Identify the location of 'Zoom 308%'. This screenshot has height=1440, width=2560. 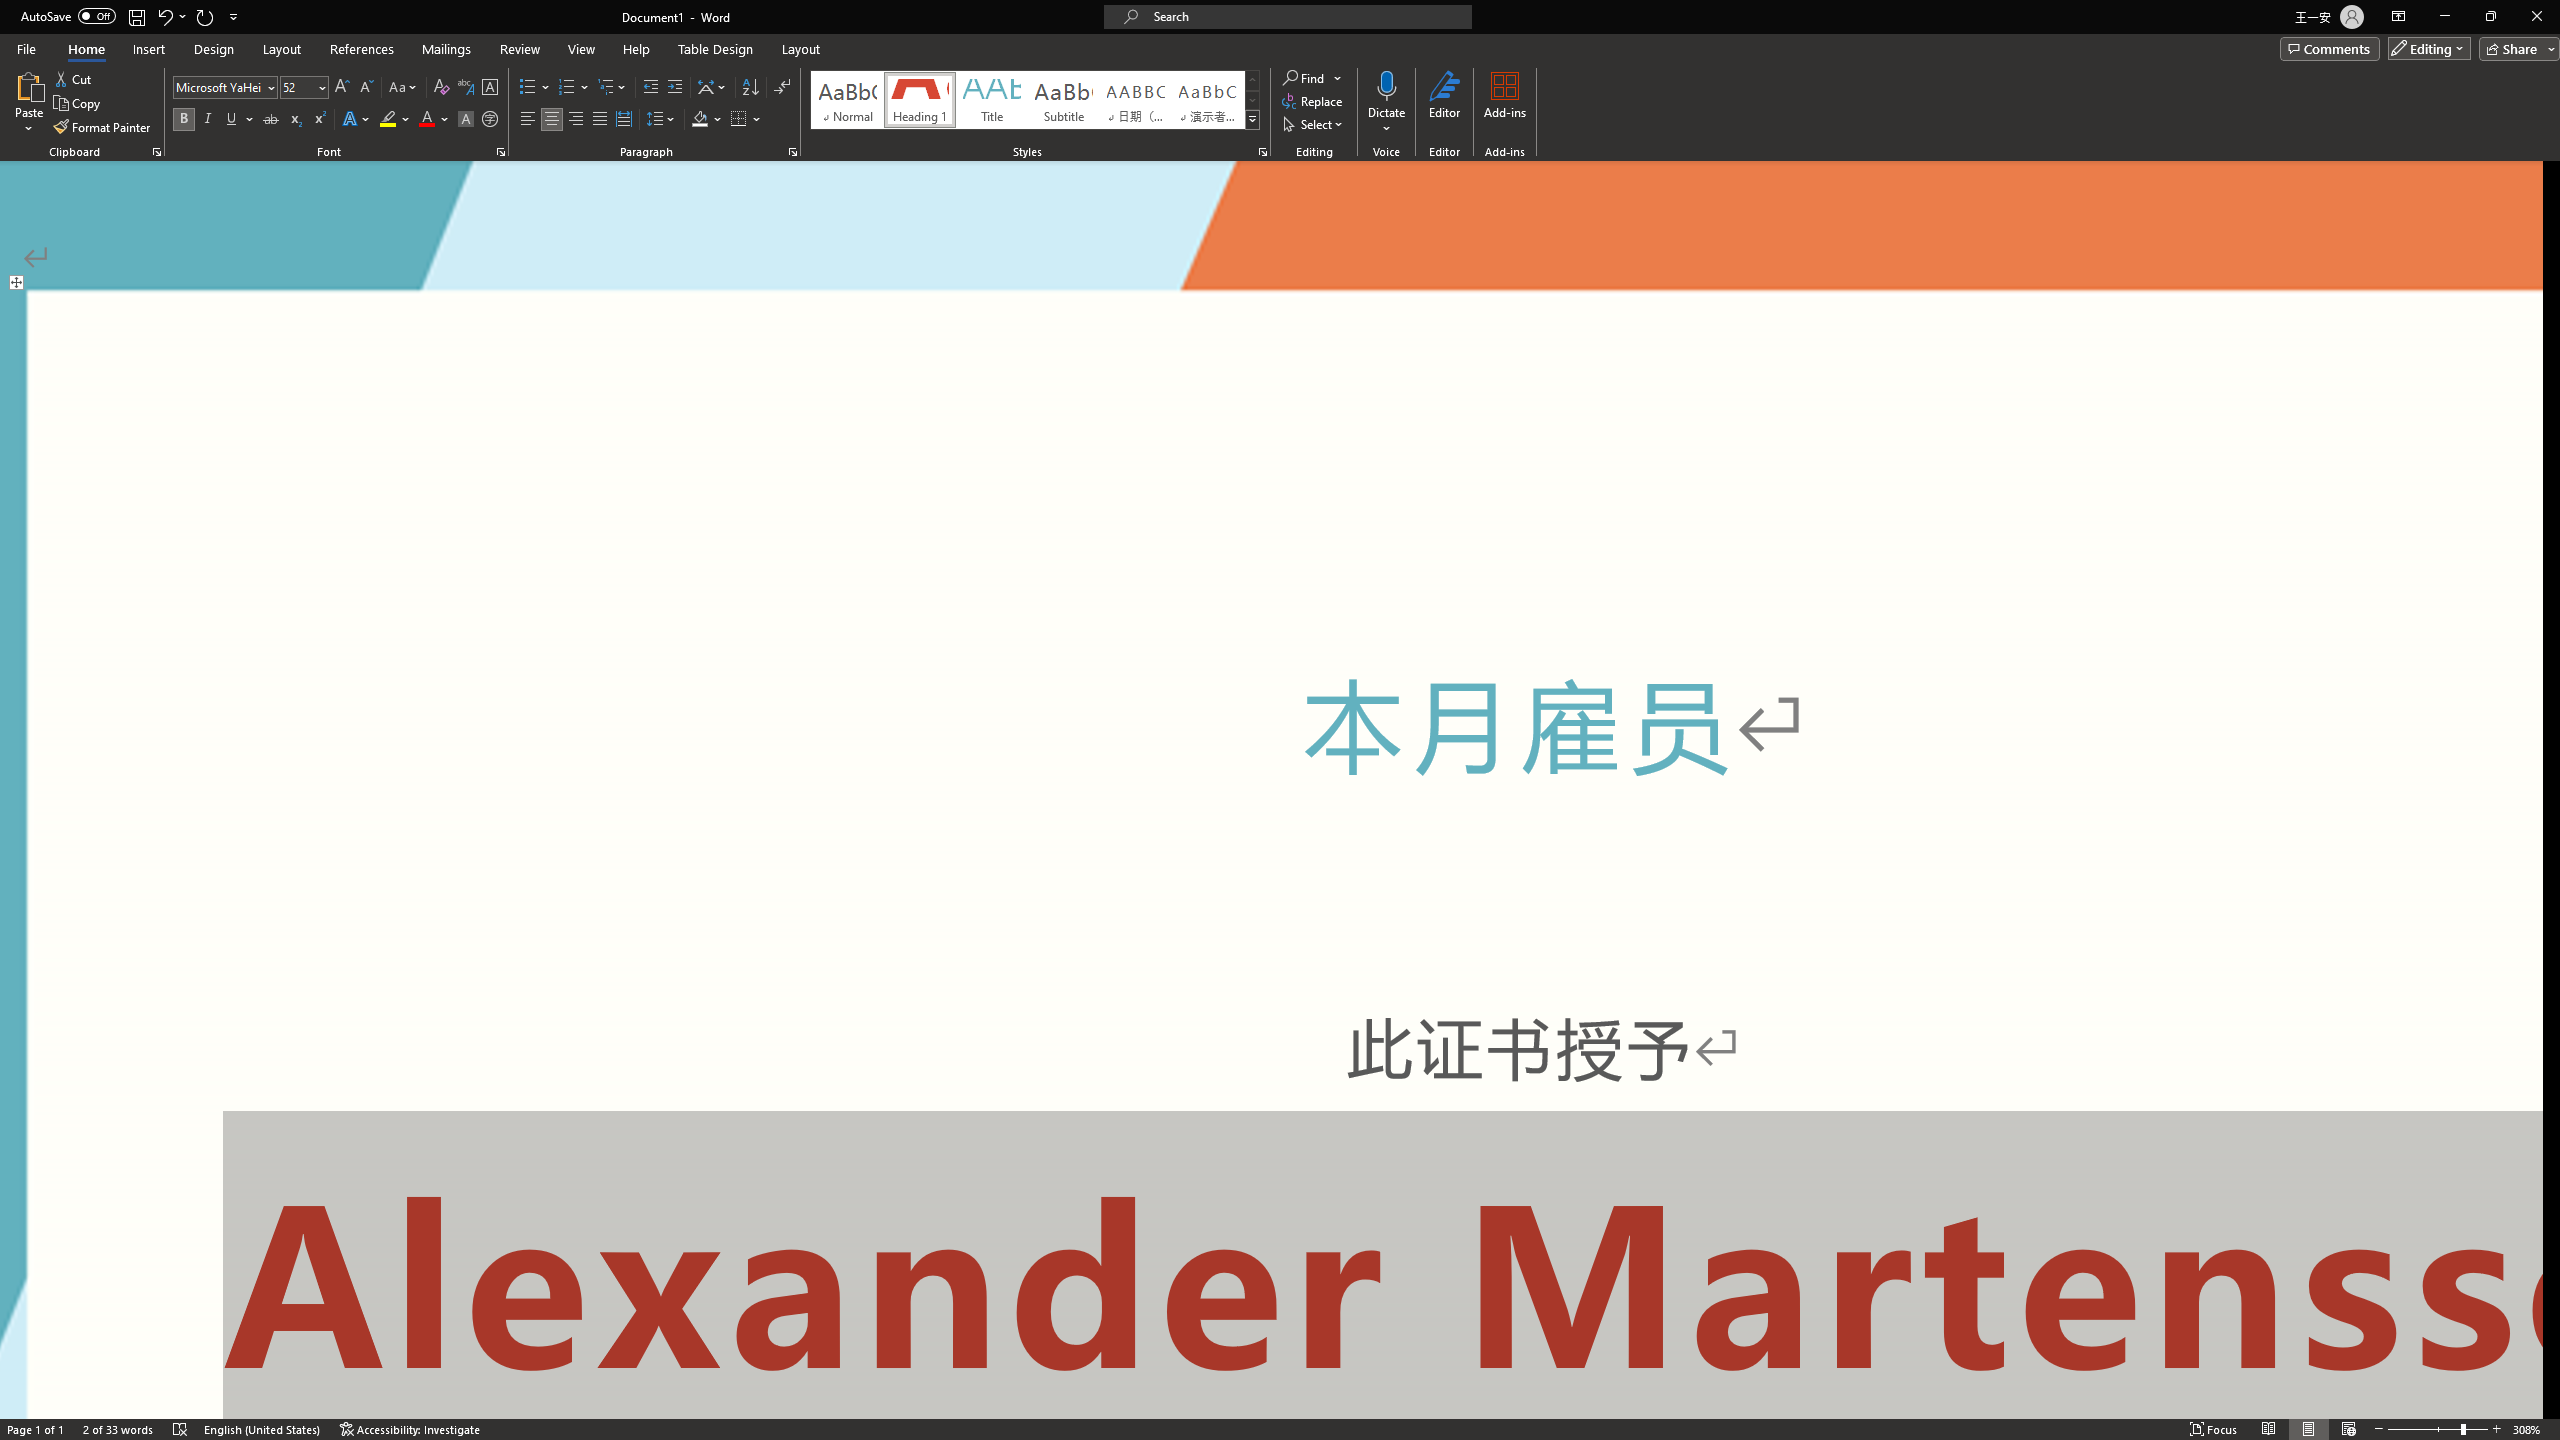
(2537, 1389).